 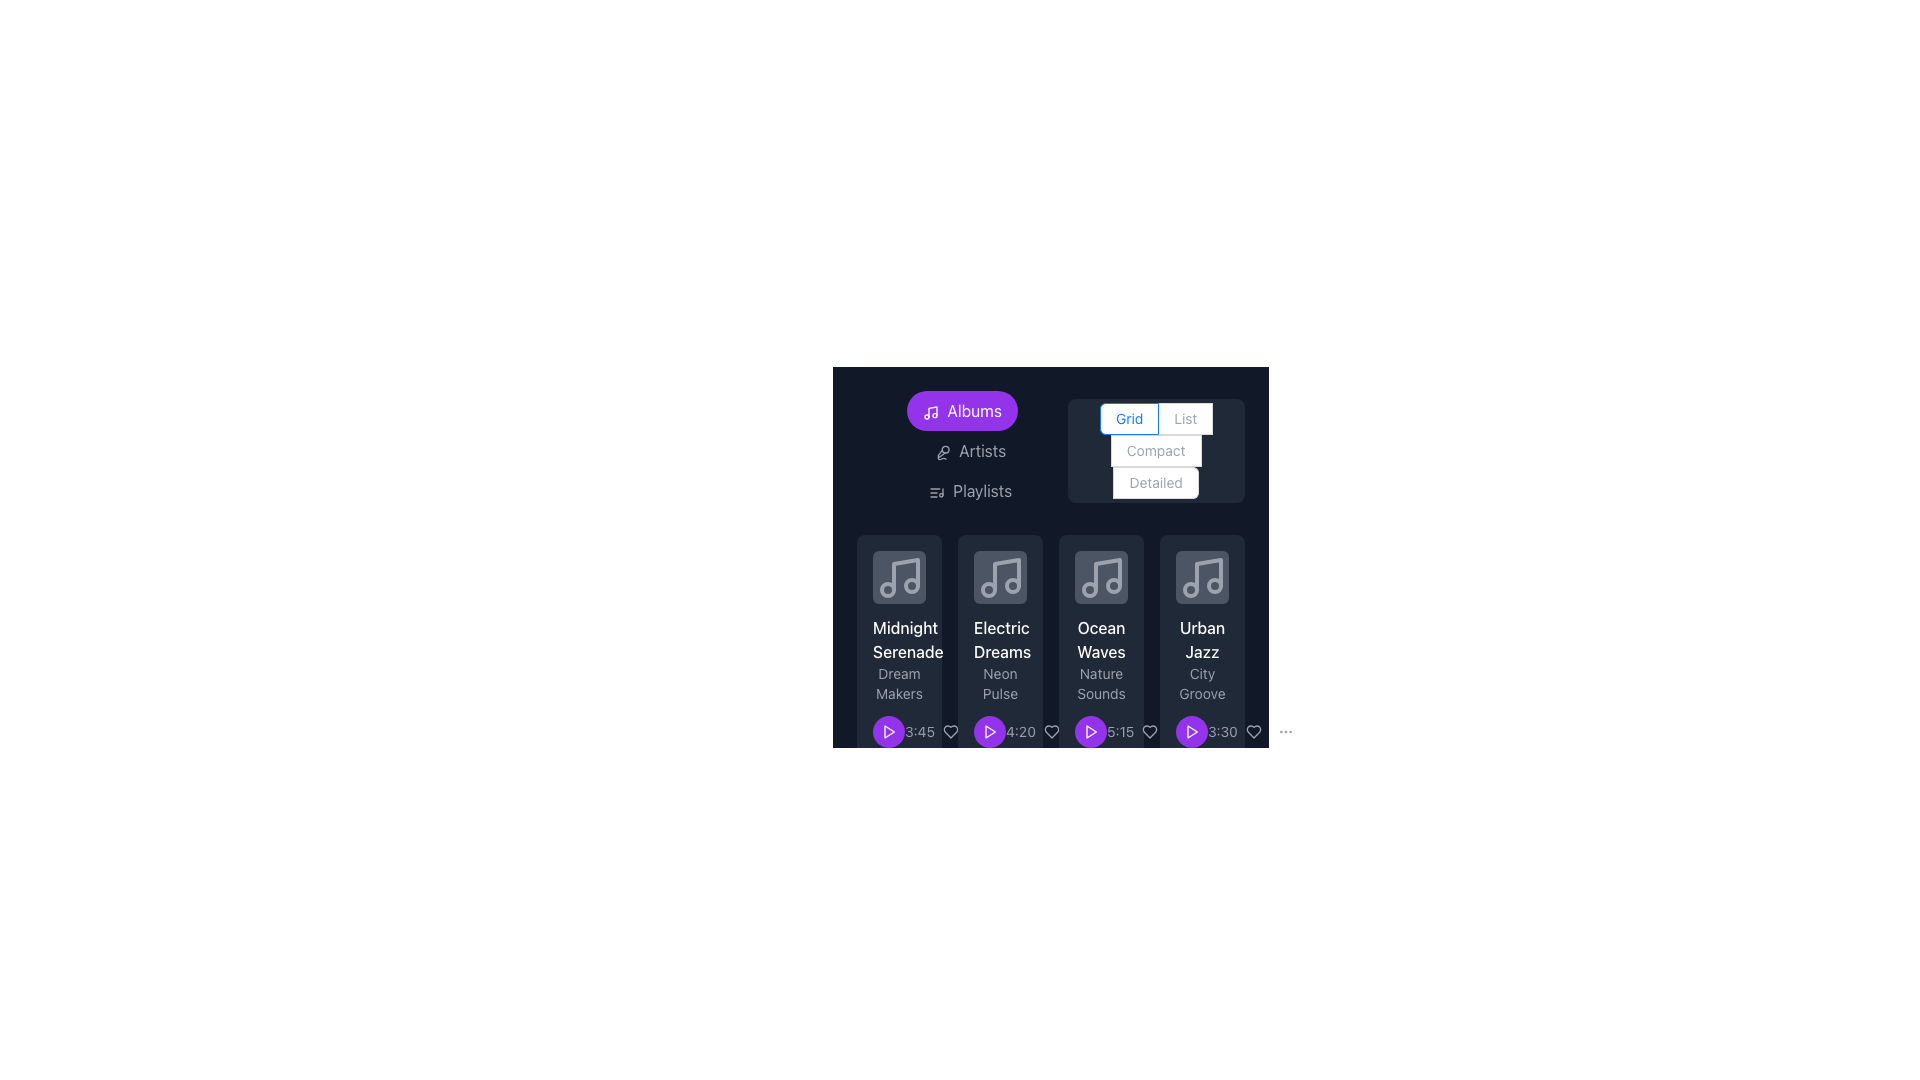 What do you see at coordinates (1000, 640) in the screenshot?
I see `the text element displaying 'Electric Dreams' in white font, located in the second column of the grid layout, beneath the icon and above the subtitle 'Neon Pulse'` at bounding box center [1000, 640].